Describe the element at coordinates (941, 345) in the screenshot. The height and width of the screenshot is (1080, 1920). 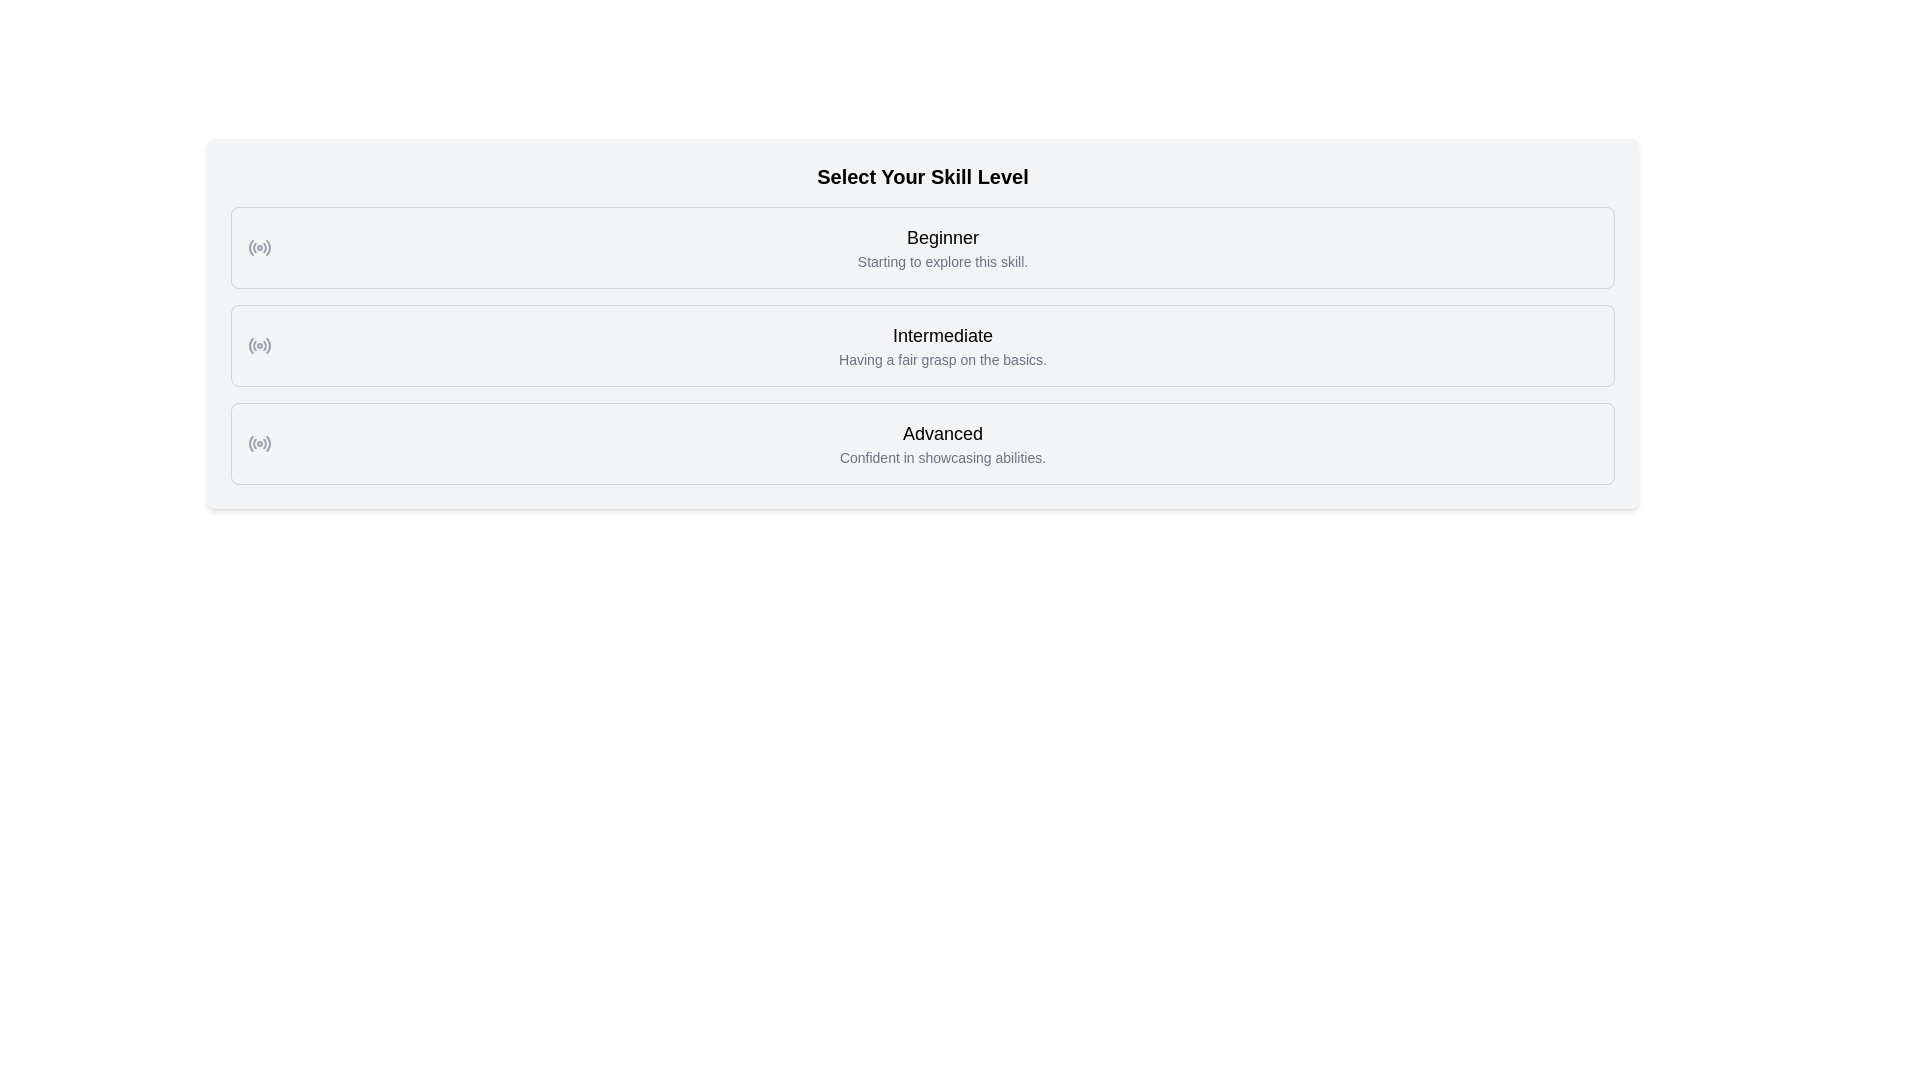
I see `the 'Intermediate' selectable option in the vertical list of skill levels` at that location.